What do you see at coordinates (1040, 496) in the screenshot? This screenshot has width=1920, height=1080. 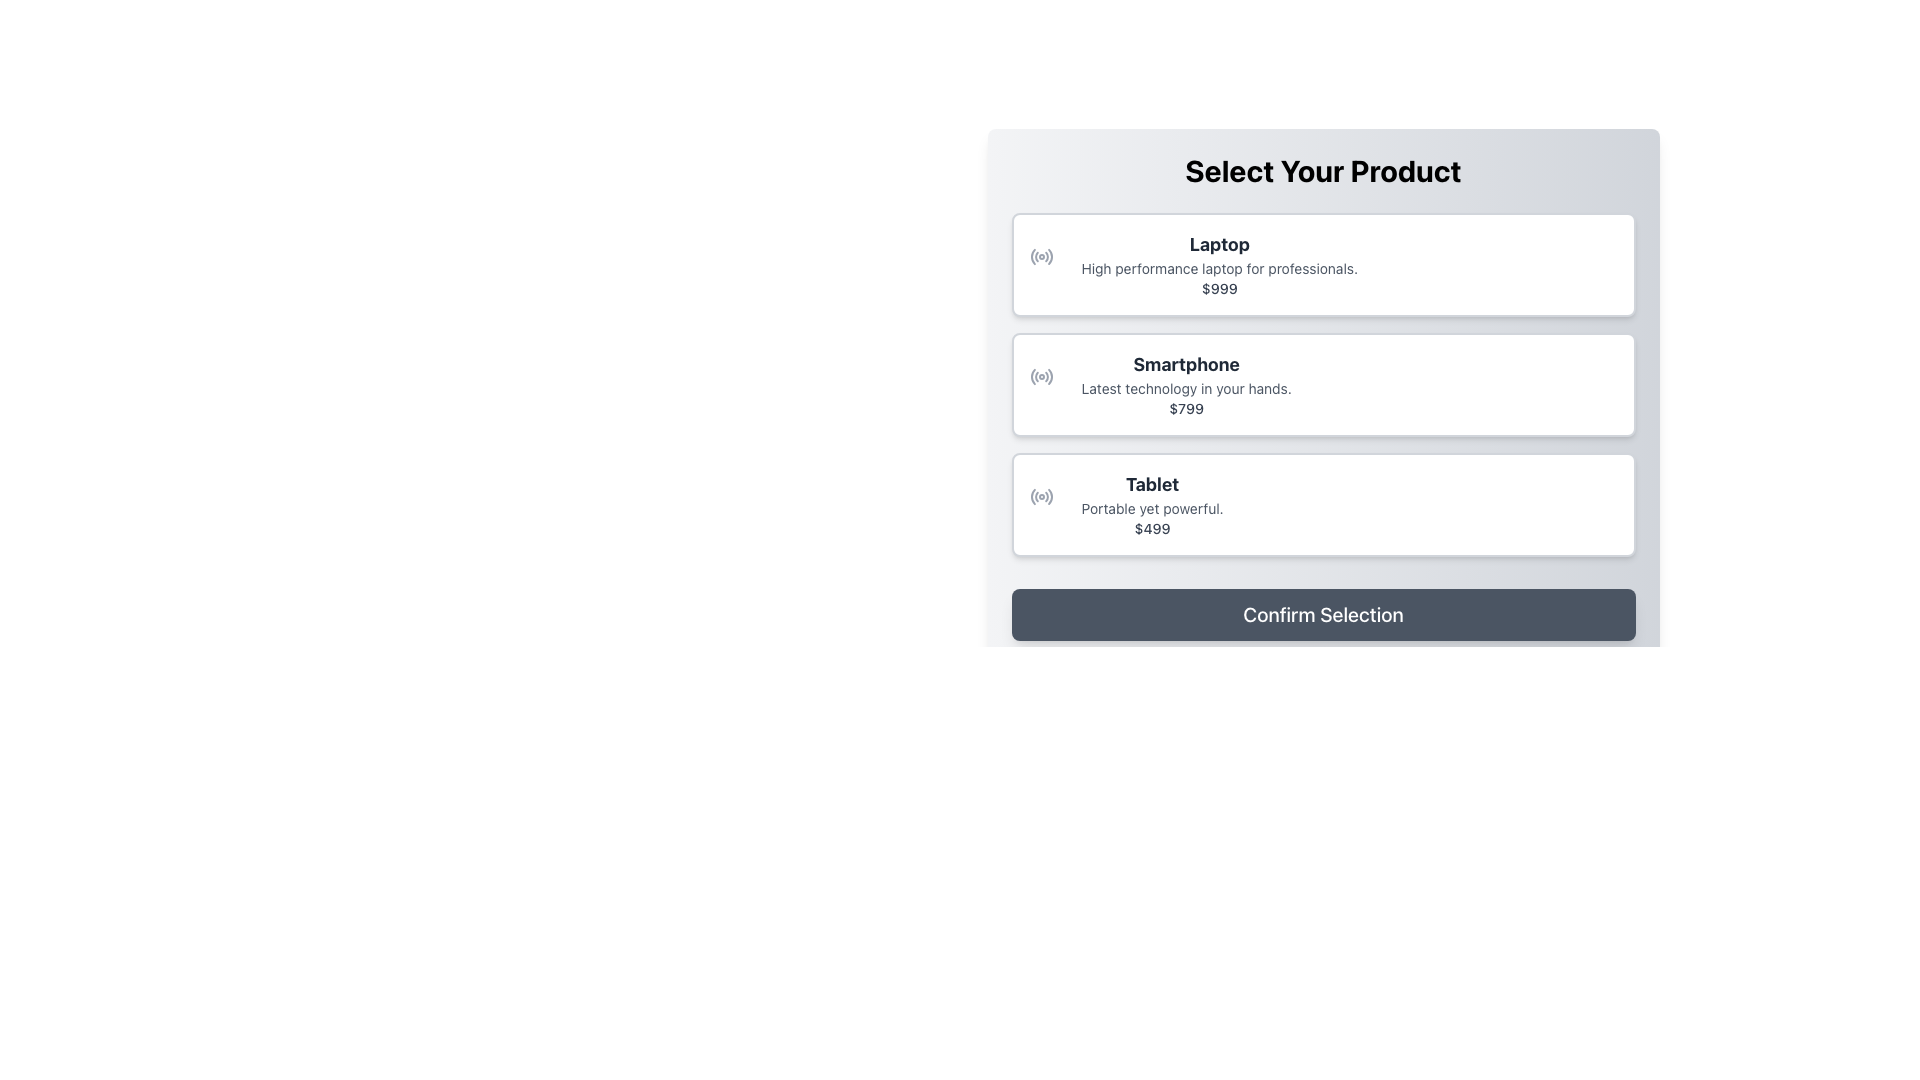 I see `the circular SVG graphic representing a radio wave-like icon, which is styled with a gray color palette and serves as a button or indicator, located near the left end of the 'Tablet' product entry` at bounding box center [1040, 496].